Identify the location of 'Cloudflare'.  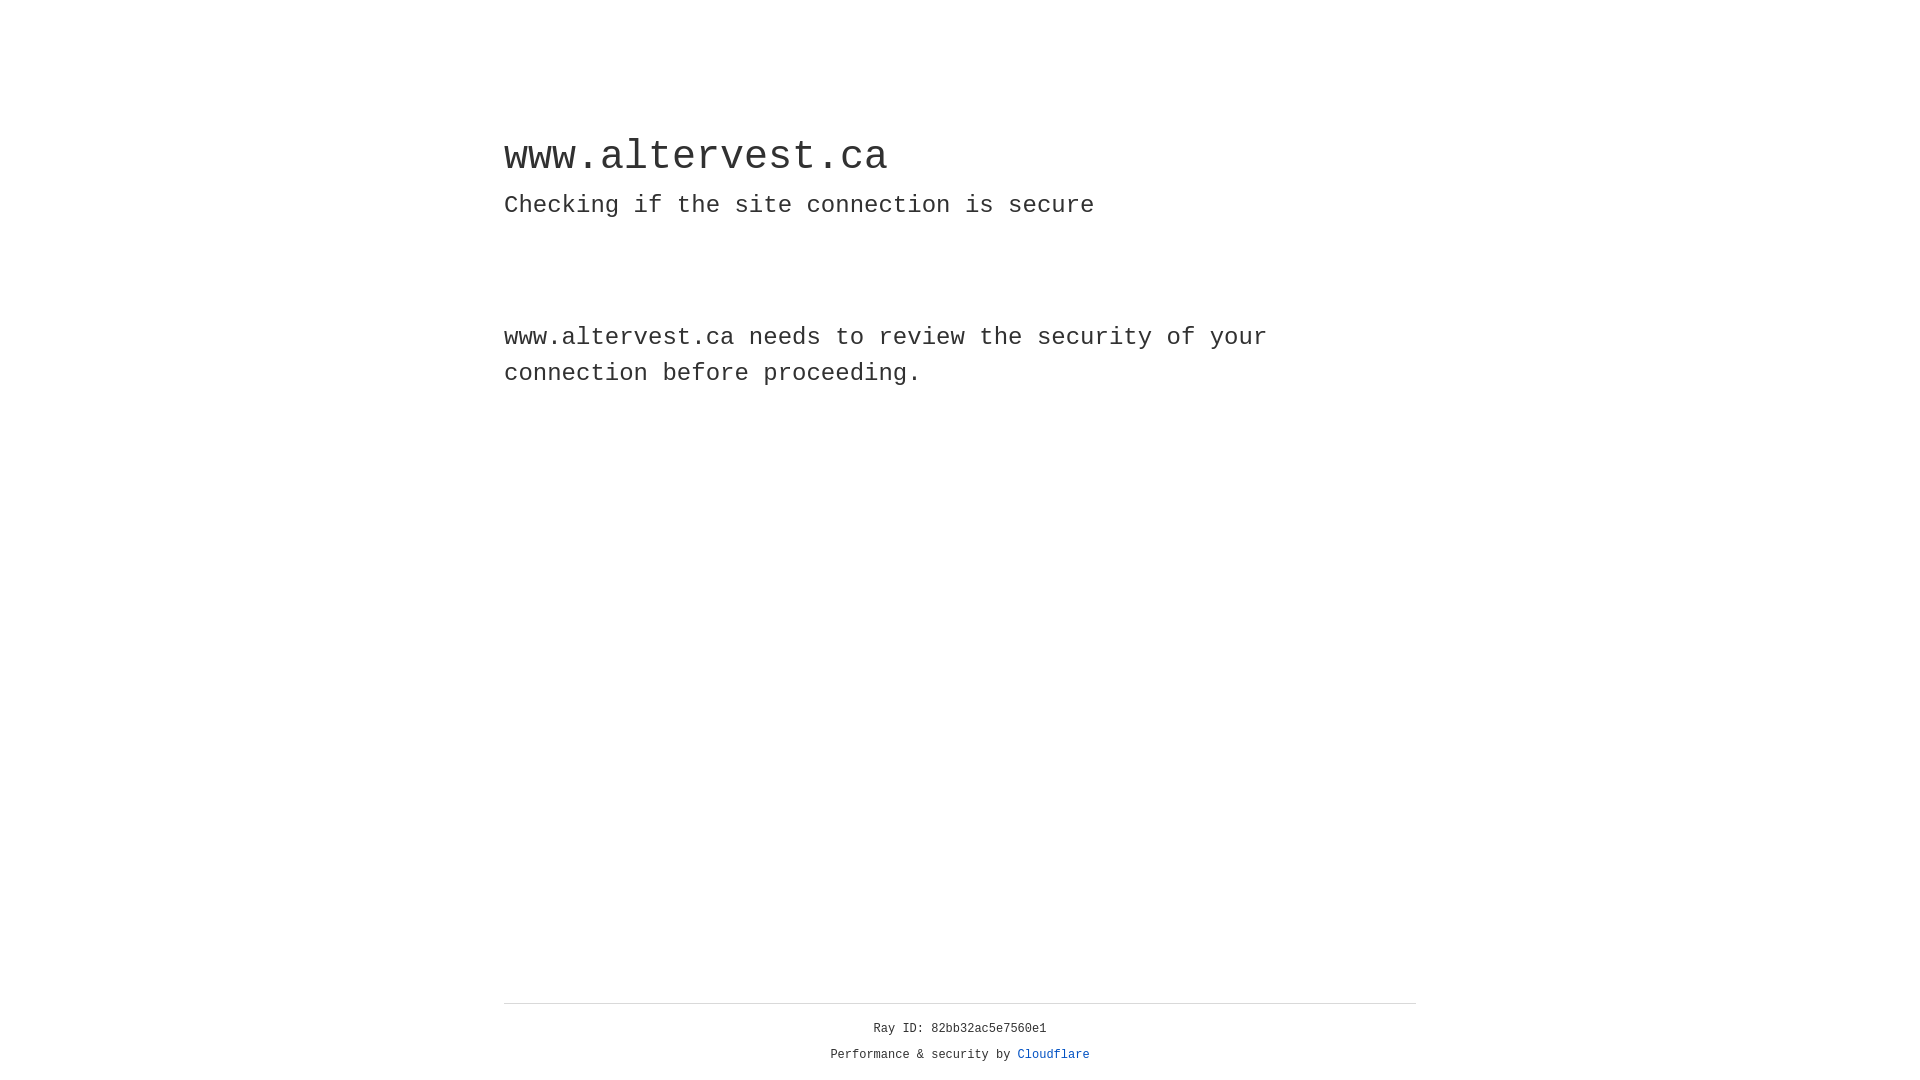
(1053, 1054).